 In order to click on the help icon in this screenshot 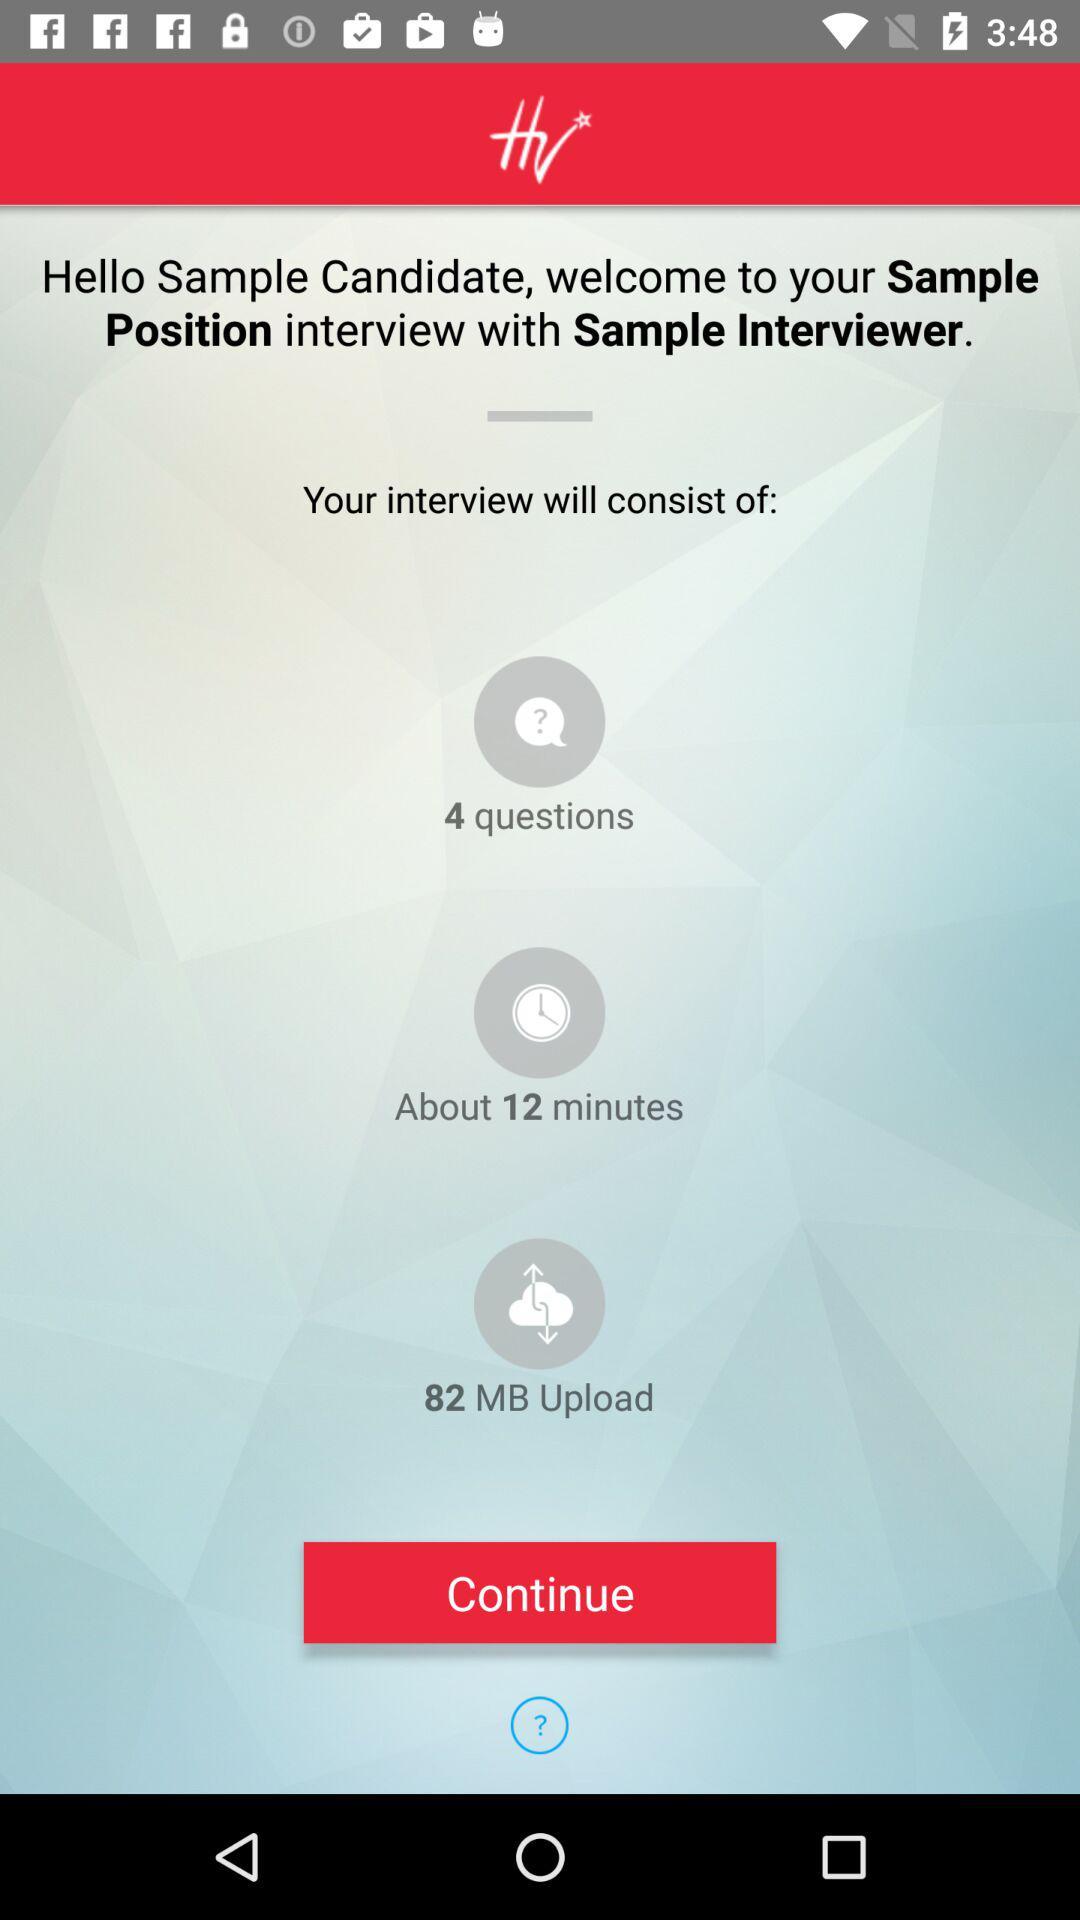, I will do `click(538, 1724)`.